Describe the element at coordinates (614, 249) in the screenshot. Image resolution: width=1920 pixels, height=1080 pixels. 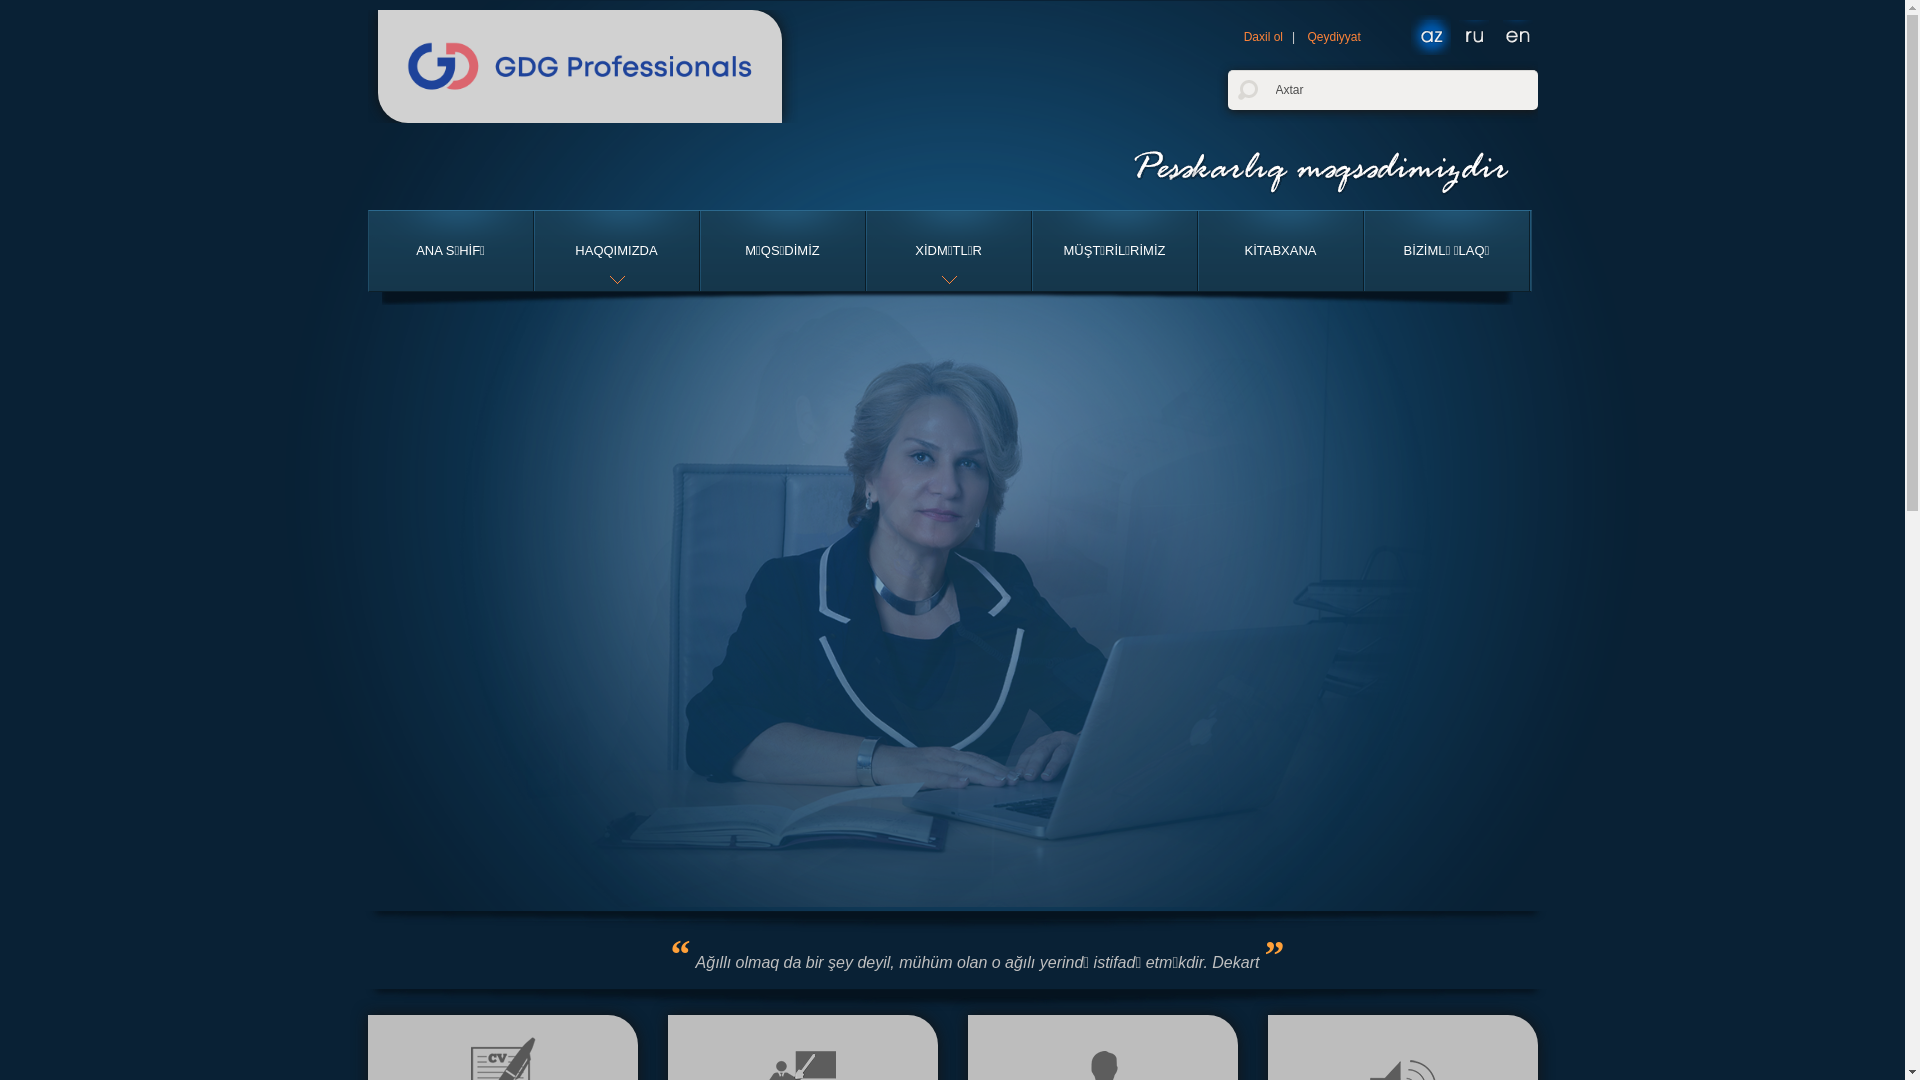
I see `'HAQQIMIZDA'` at that location.